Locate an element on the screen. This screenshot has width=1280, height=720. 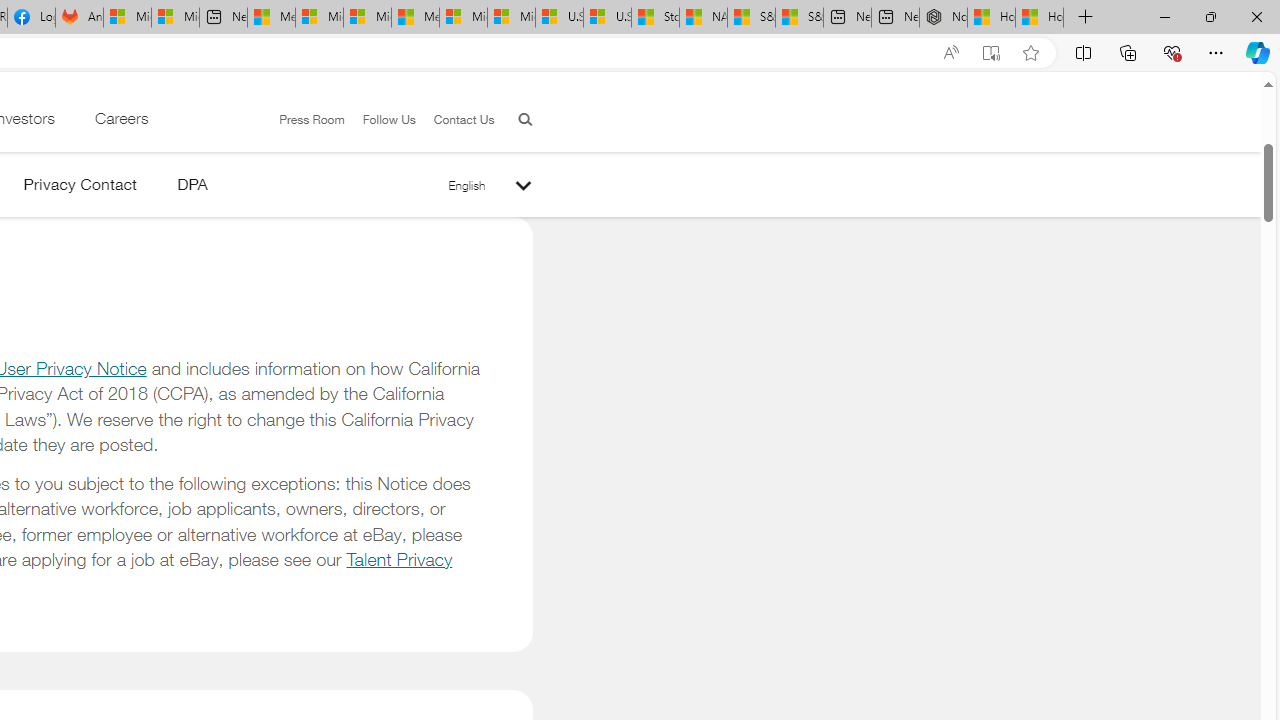
'Enter Immersive Reader (F9)' is located at coordinates (991, 52).